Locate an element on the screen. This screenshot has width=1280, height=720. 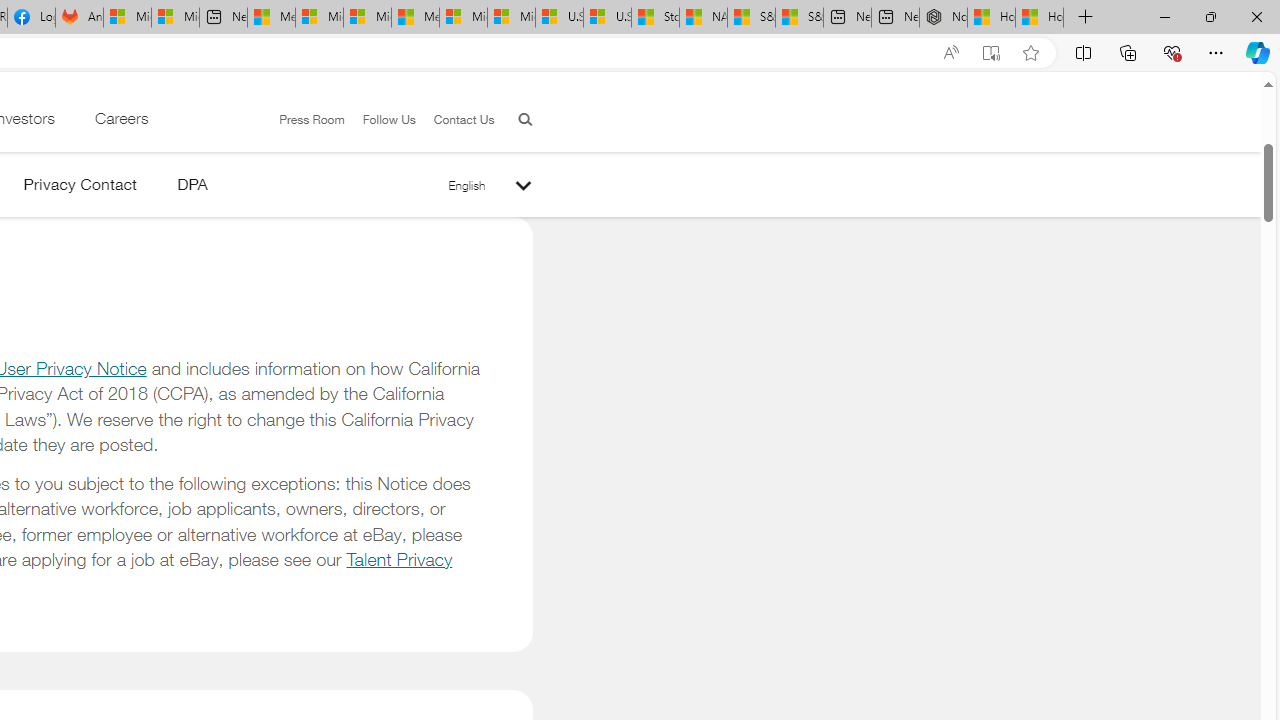
'Enter Immersive Reader (F9)' is located at coordinates (991, 52).